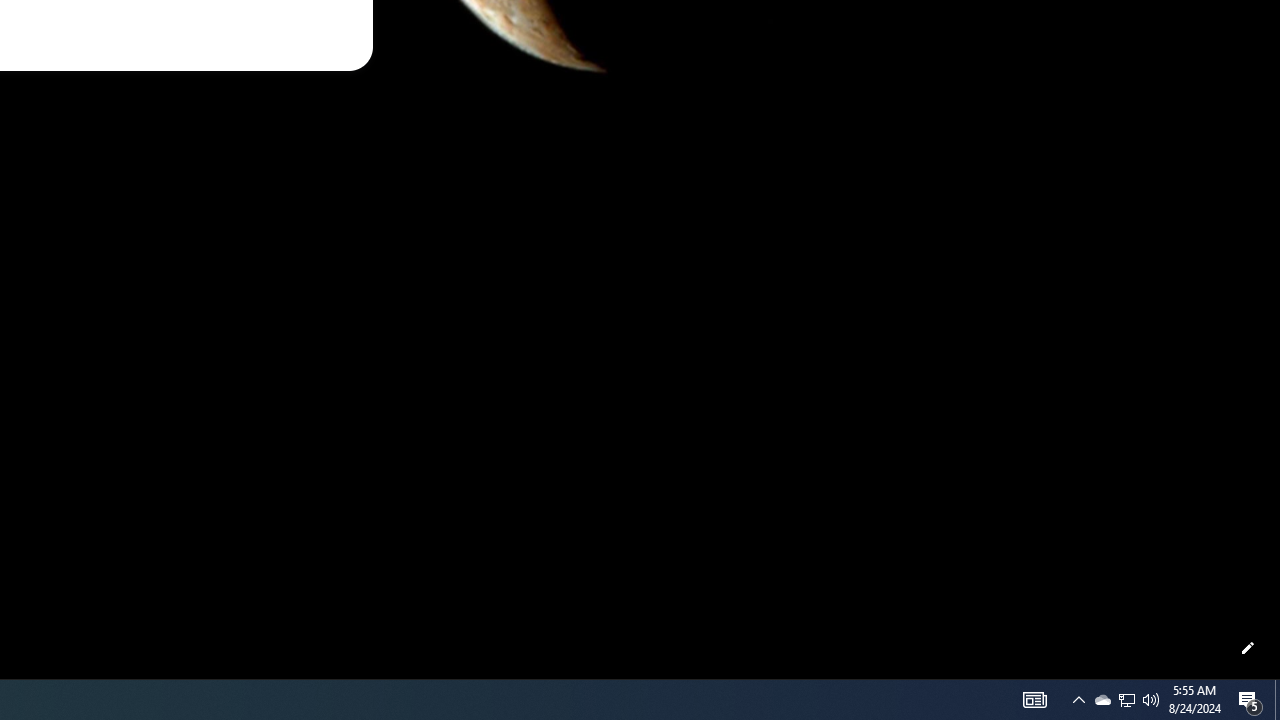  Describe the element at coordinates (1247, 648) in the screenshot. I see `'Customize this page'` at that location.